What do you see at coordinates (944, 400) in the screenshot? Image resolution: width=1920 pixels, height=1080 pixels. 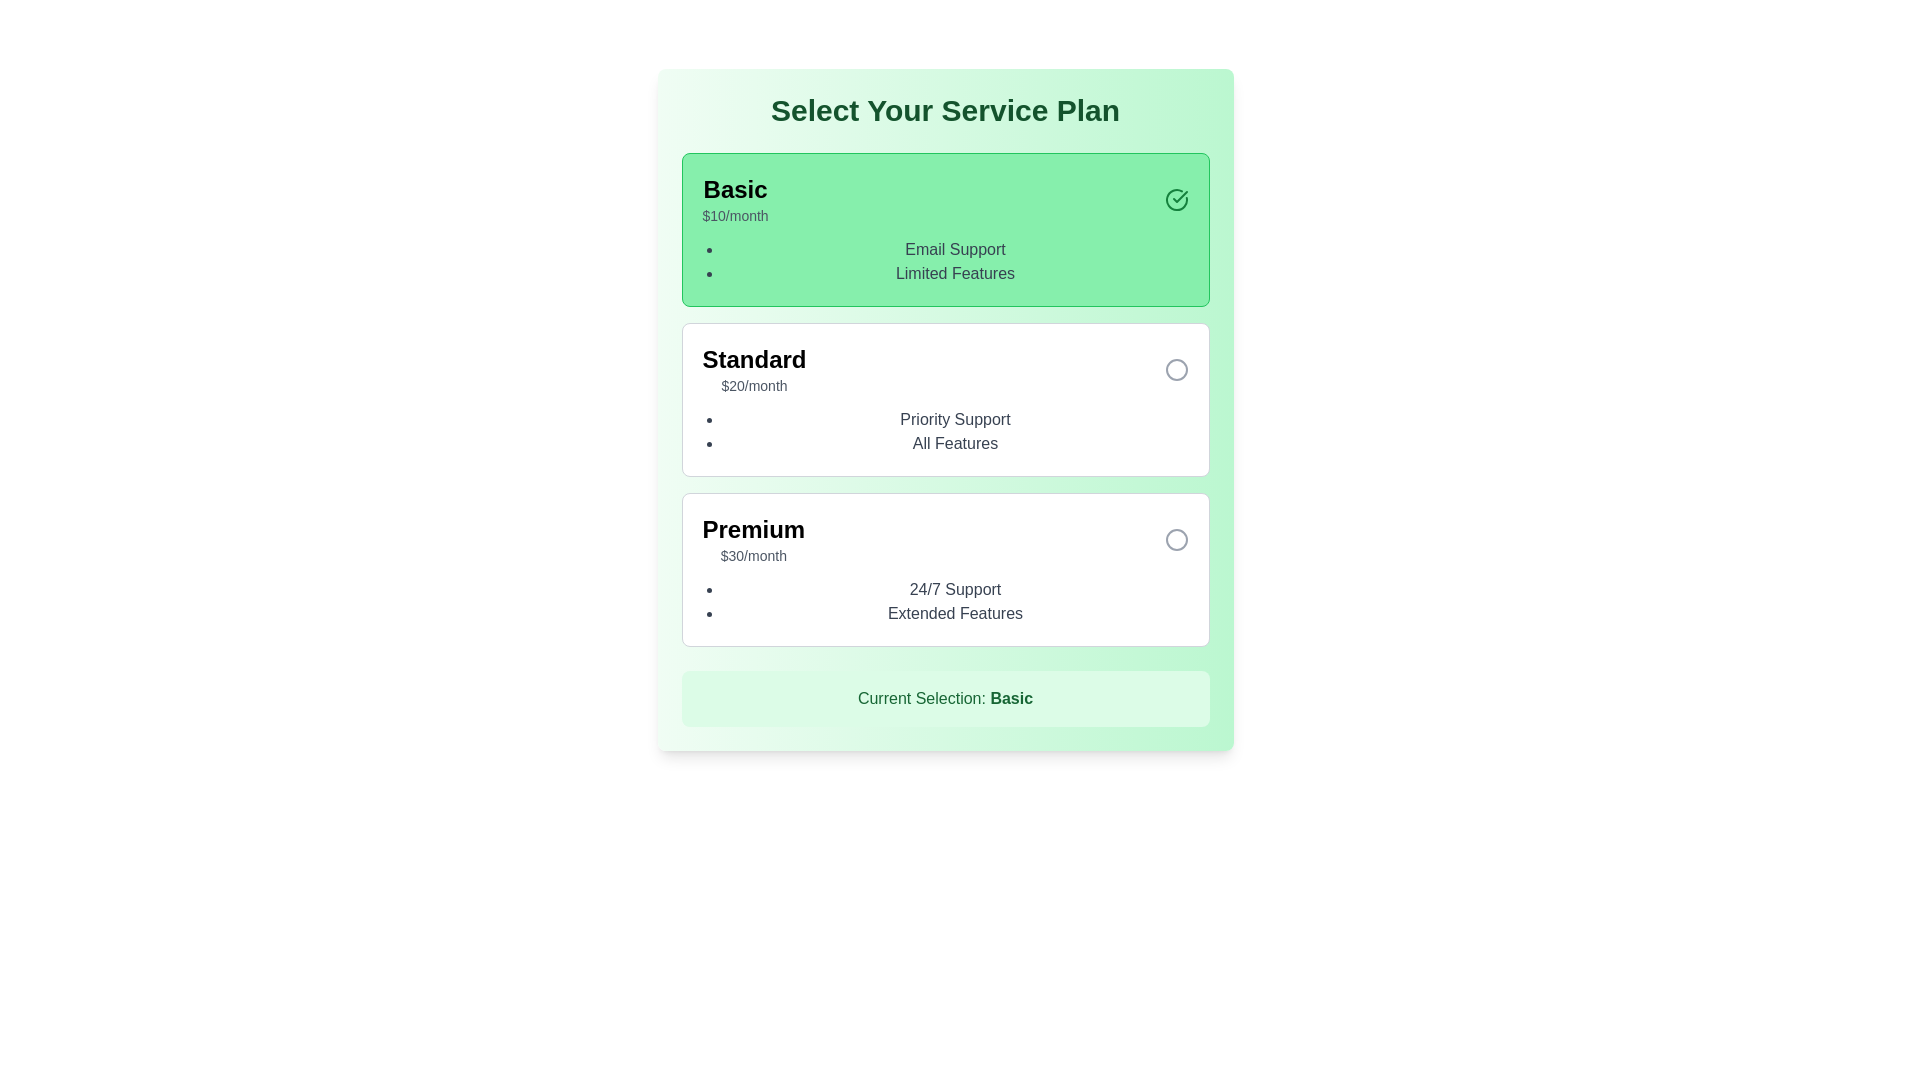 I see `the 'Standard' radio button option with a white background and gray border` at bounding box center [944, 400].